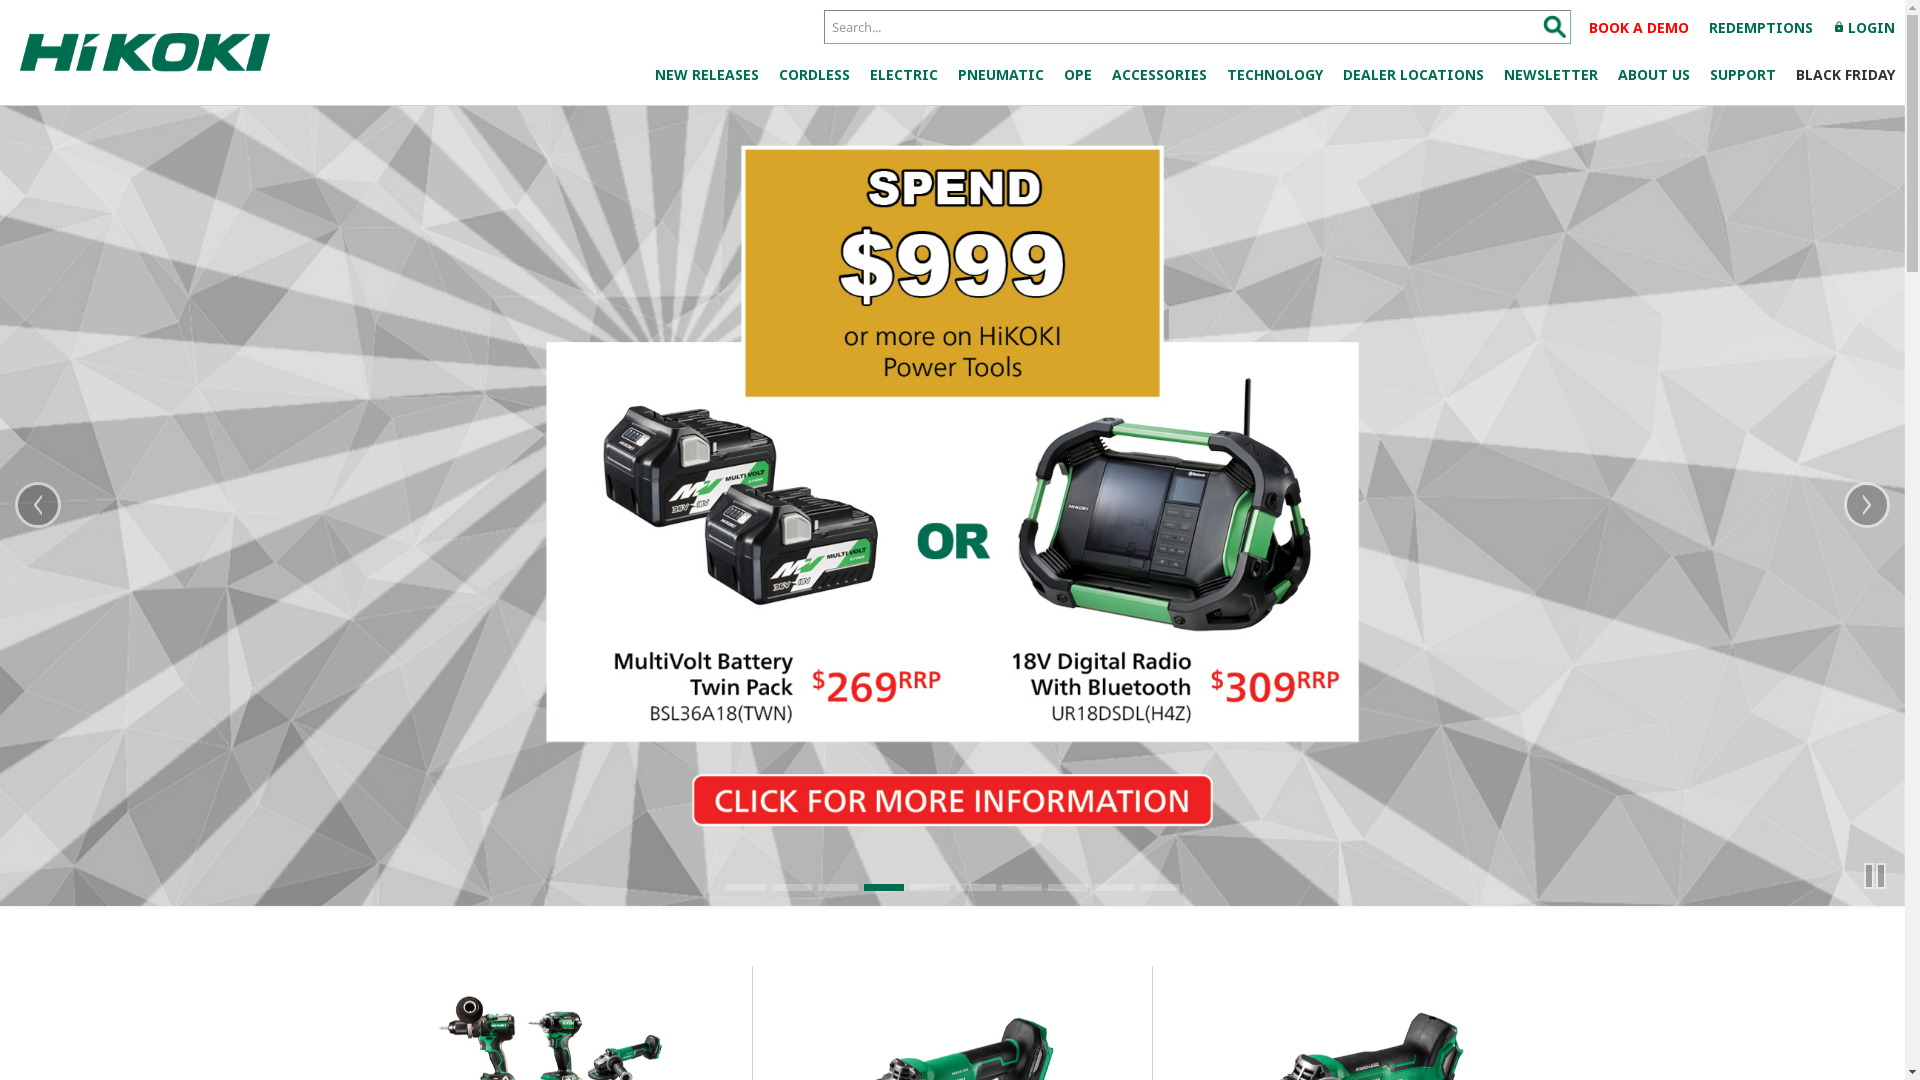  I want to click on 'CORDLESS', so click(767, 73).